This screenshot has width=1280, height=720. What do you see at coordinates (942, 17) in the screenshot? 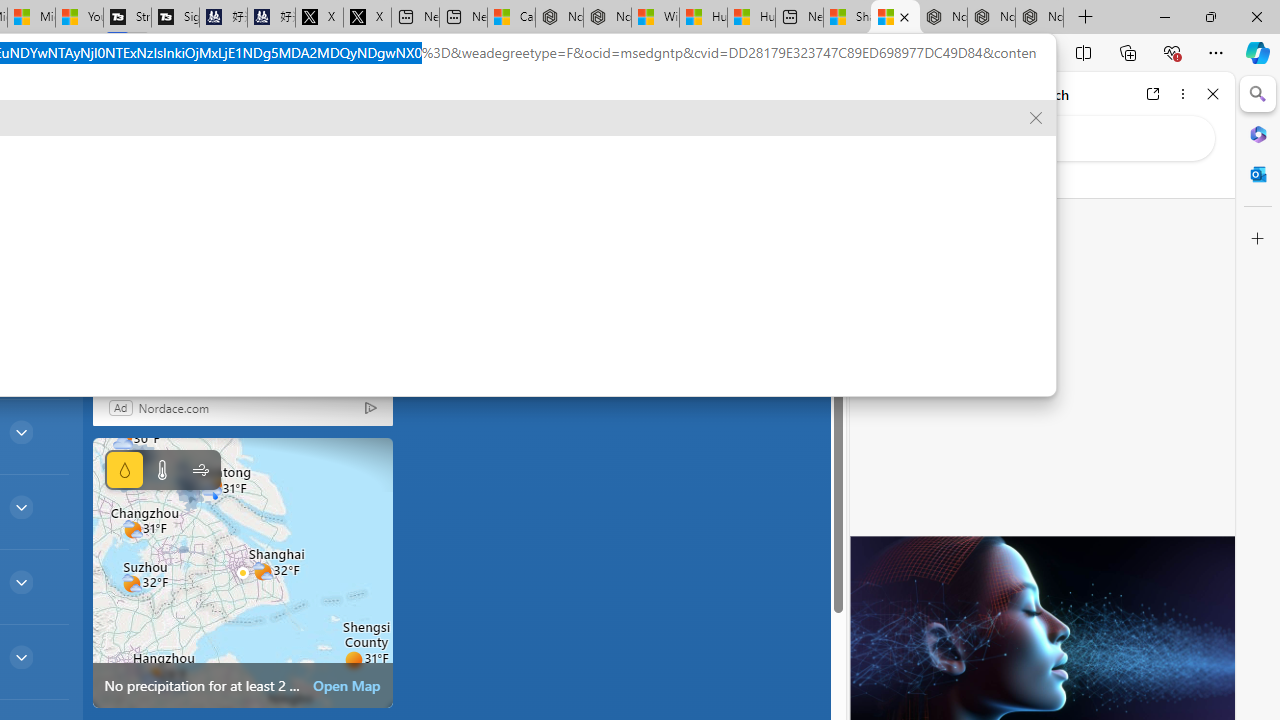
I see `'Nordace - Best Sellers'` at bounding box center [942, 17].